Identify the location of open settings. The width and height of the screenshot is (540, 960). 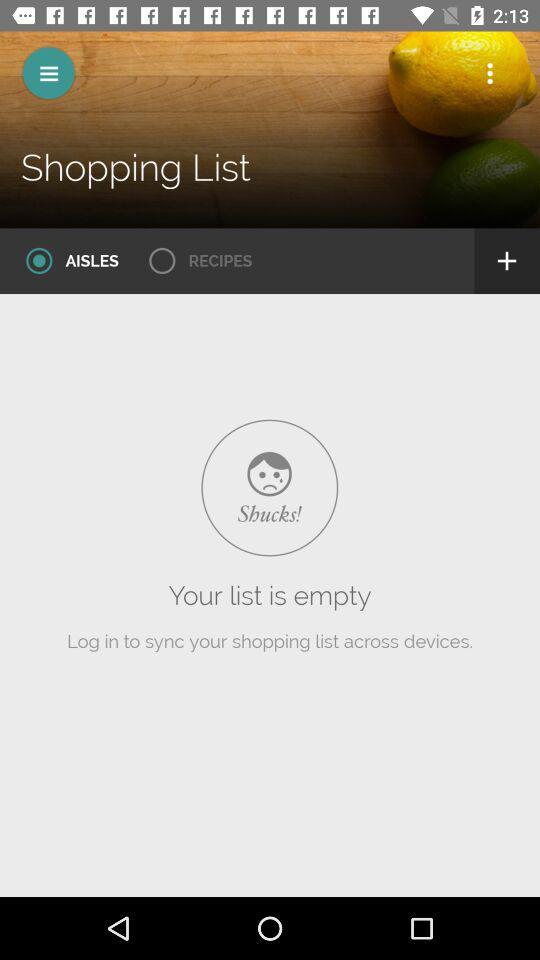
(489, 73).